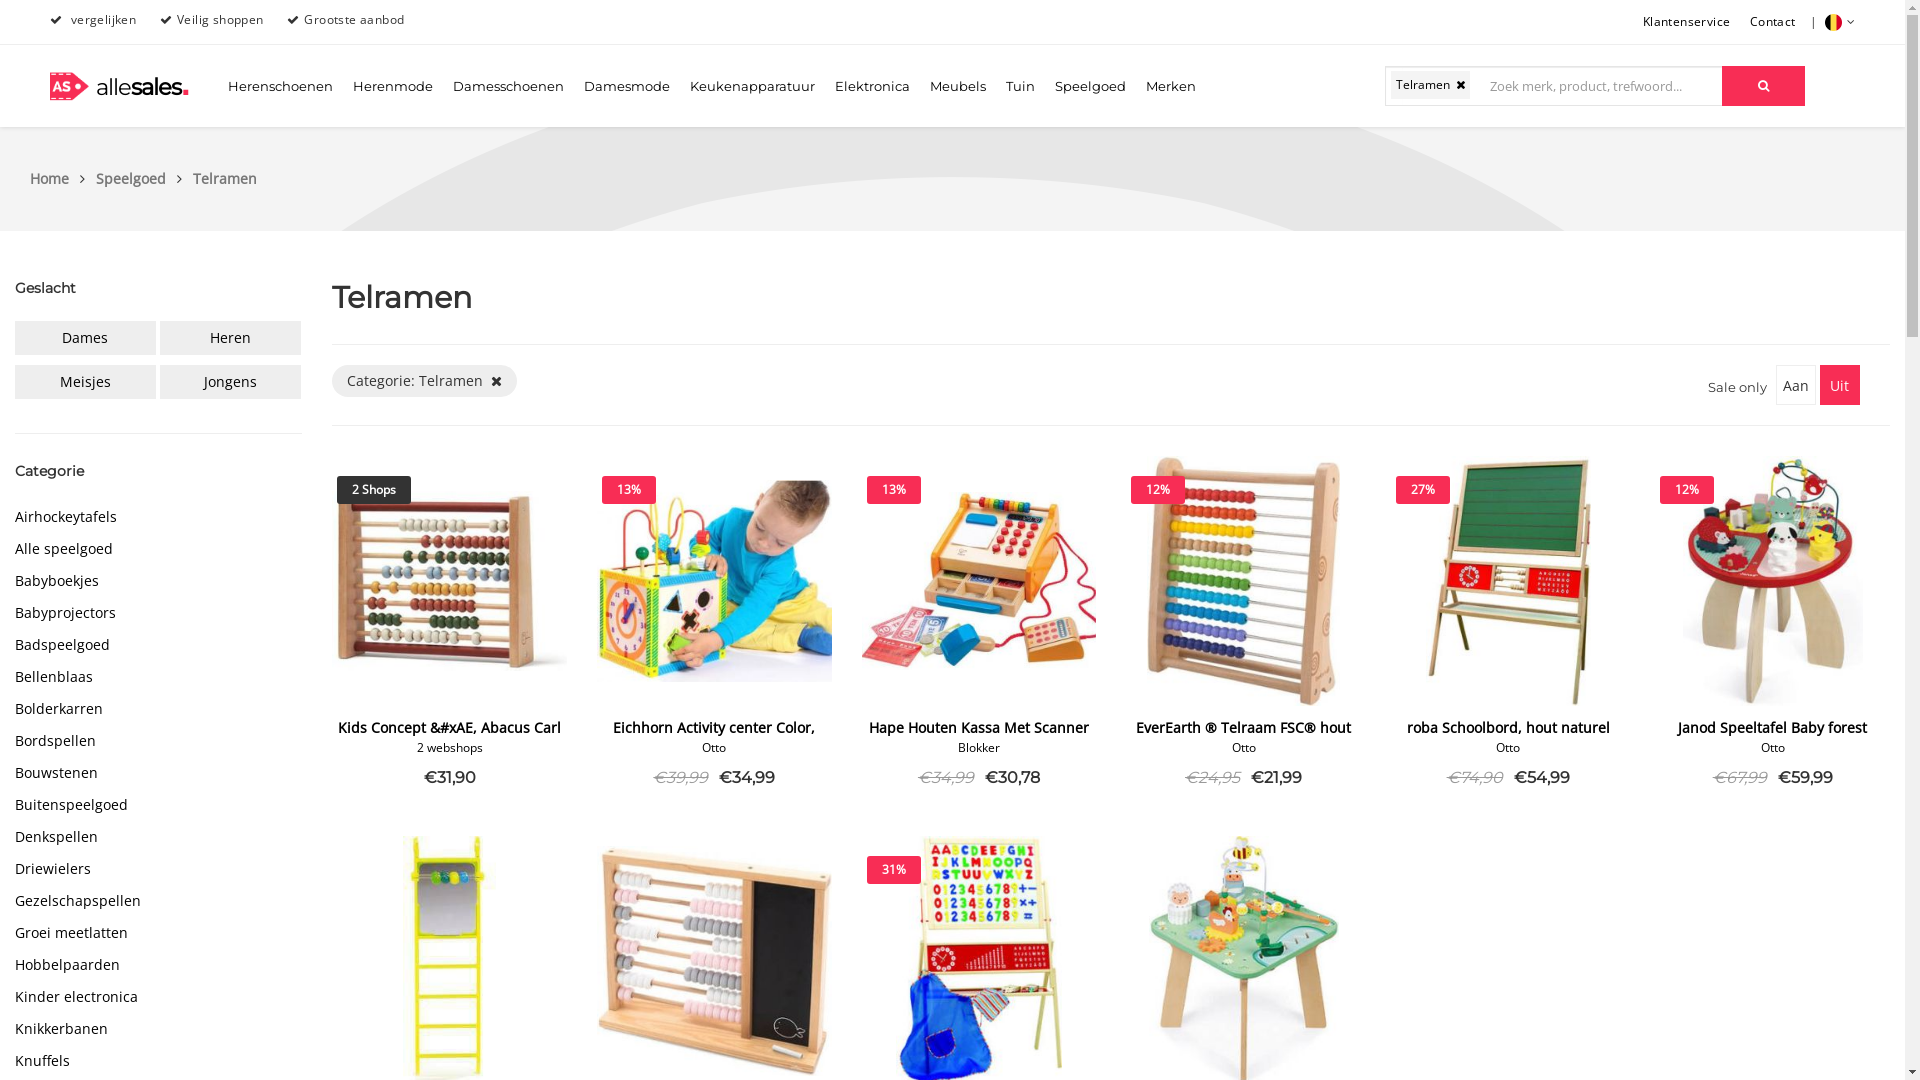 Image resolution: width=1920 pixels, height=1080 pixels. What do you see at coordinates (1136, 84) in the screenshot?
I see `'Merken'` at bounding box center [1136, 84].